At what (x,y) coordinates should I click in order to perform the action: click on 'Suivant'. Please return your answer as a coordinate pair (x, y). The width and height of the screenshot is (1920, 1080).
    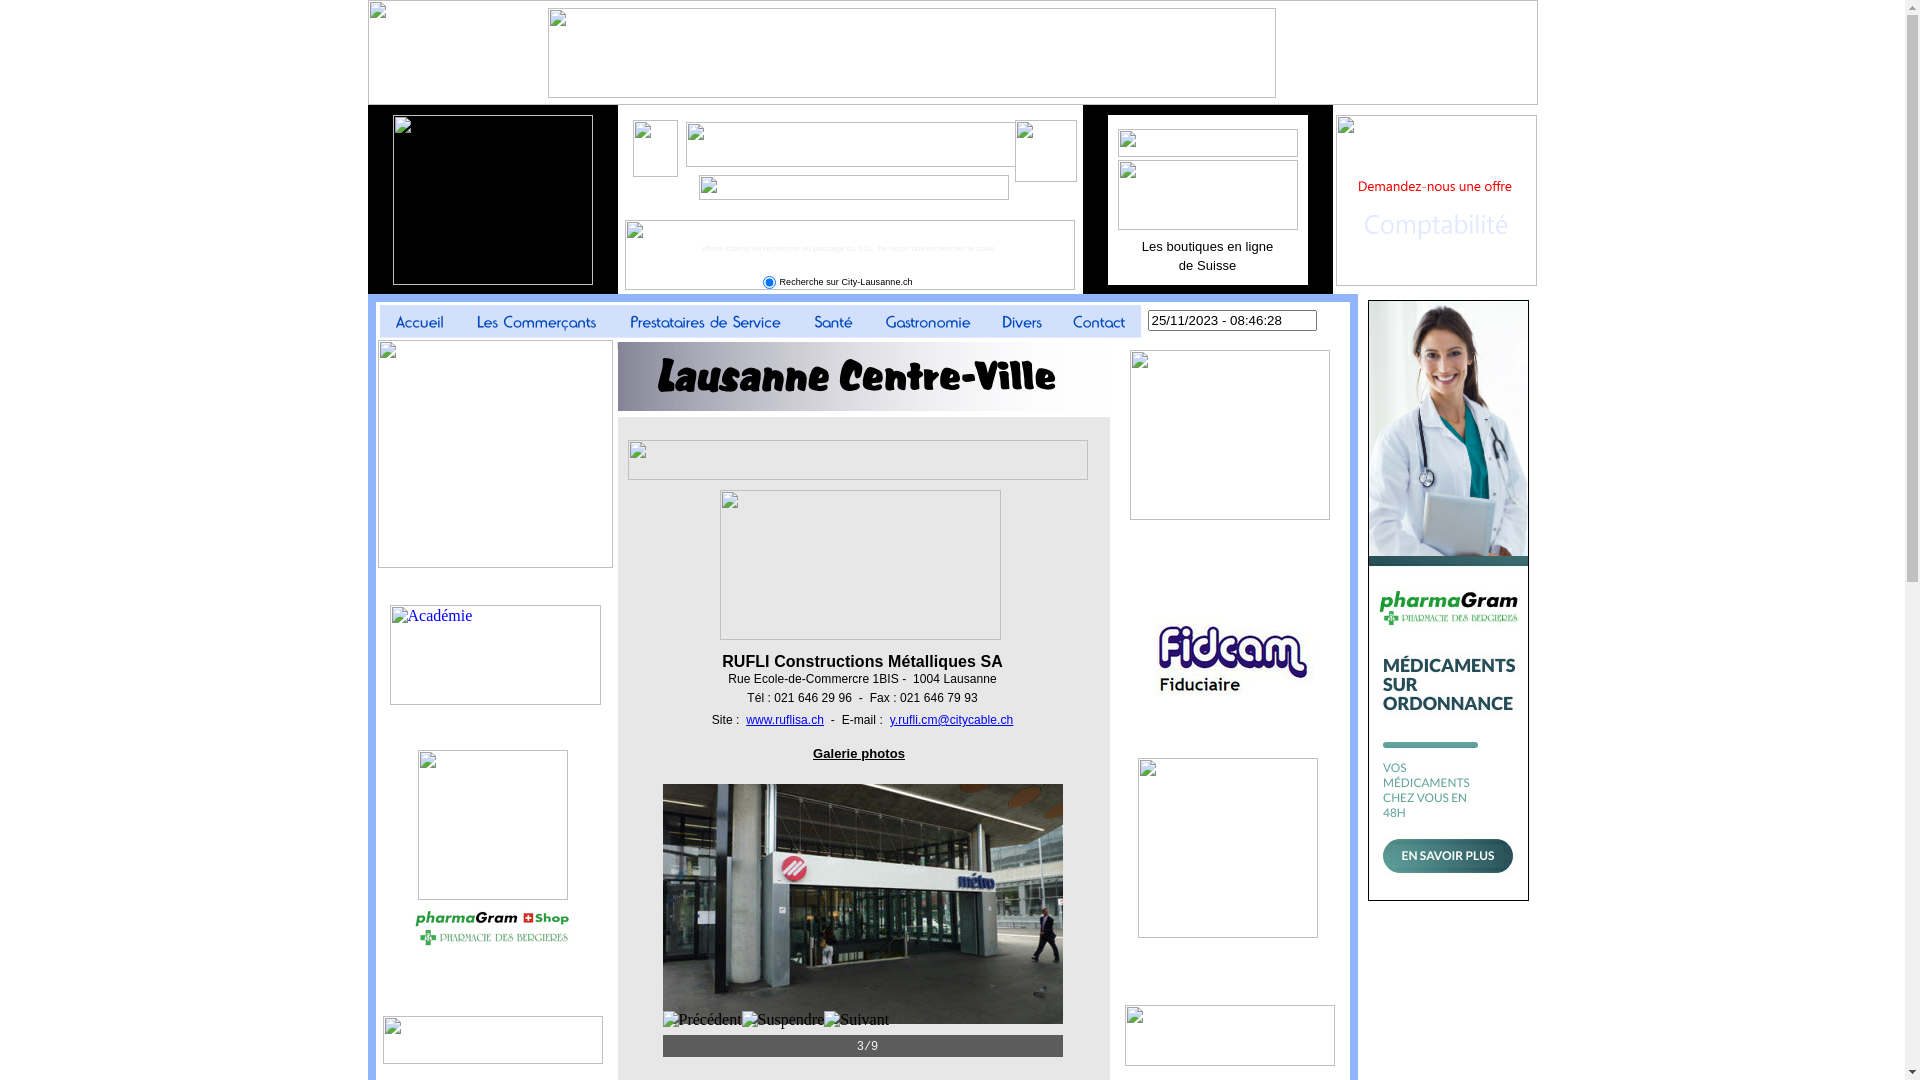
    Looking at the image, I should click on (824, 1019).